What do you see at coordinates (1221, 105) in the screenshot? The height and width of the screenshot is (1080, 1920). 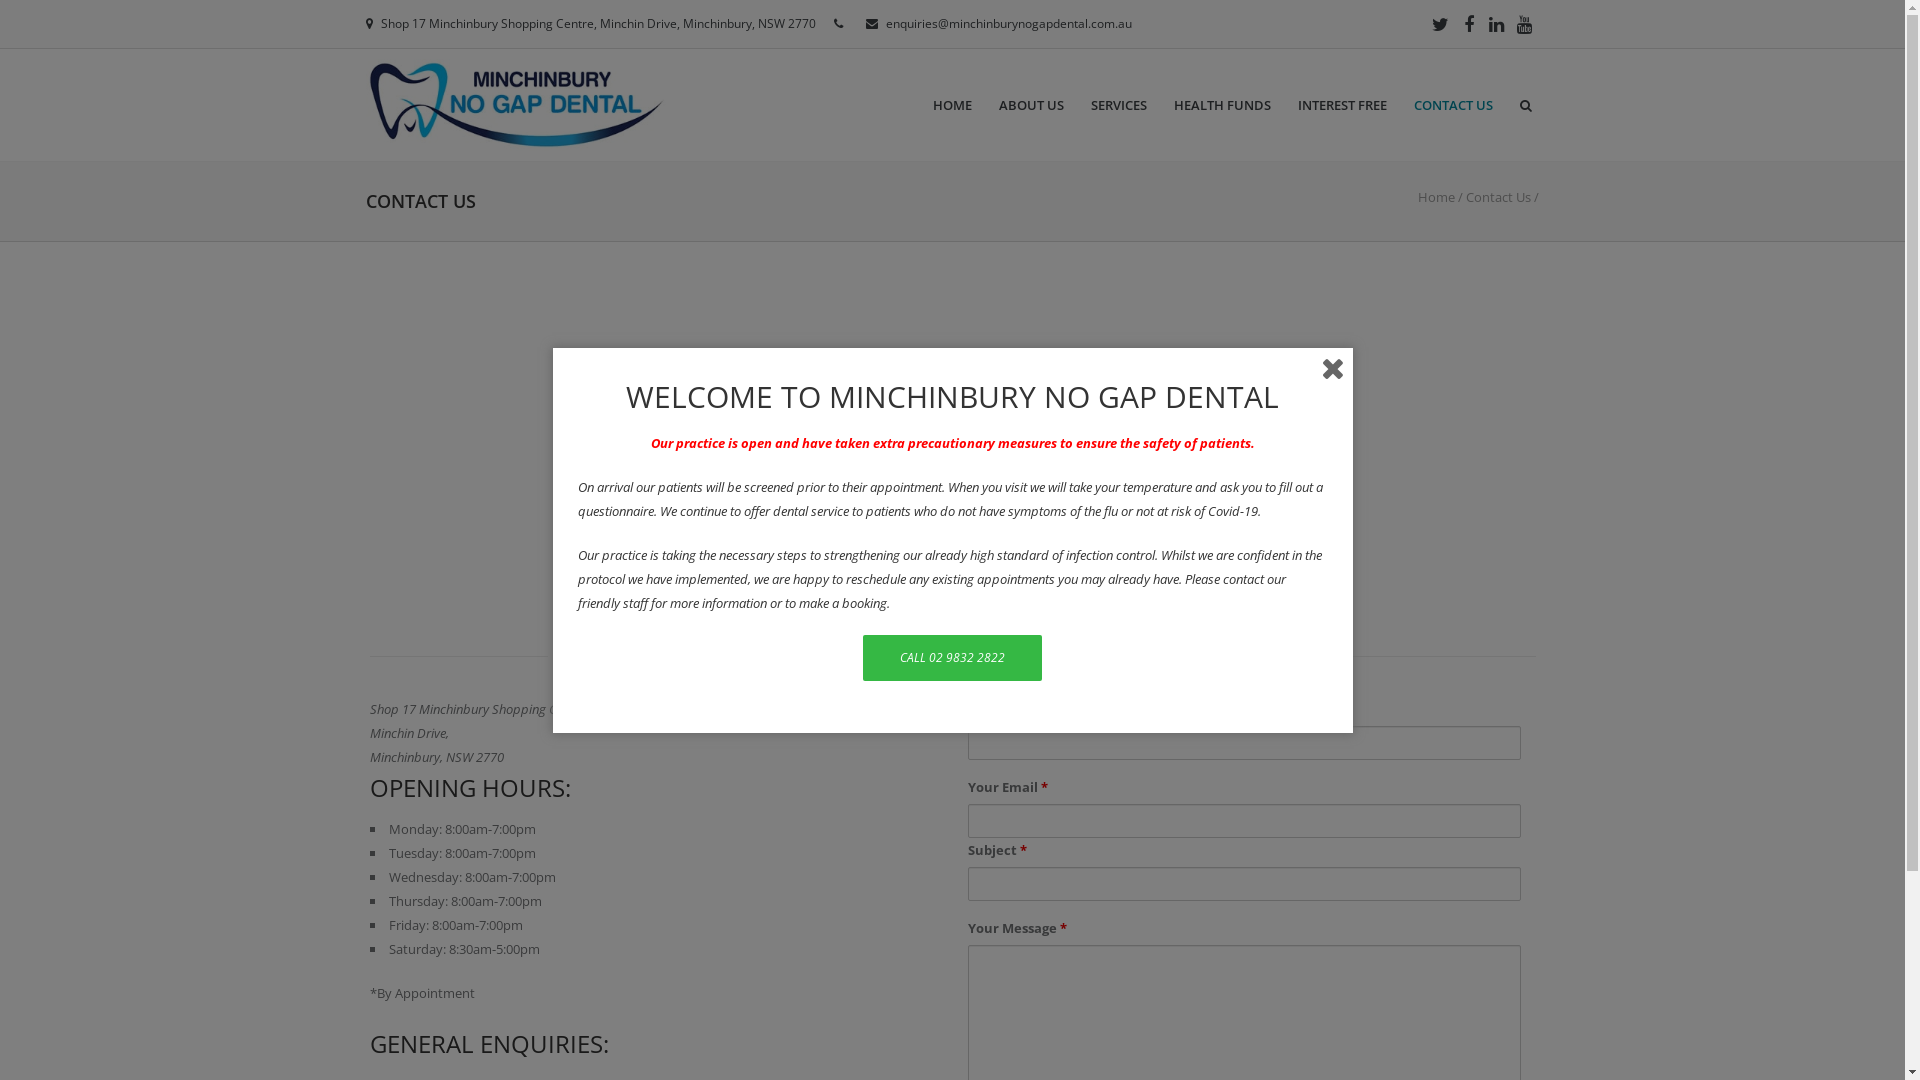 I see `'HEALTH FUNDS'` at bounding box center [1221, 105].